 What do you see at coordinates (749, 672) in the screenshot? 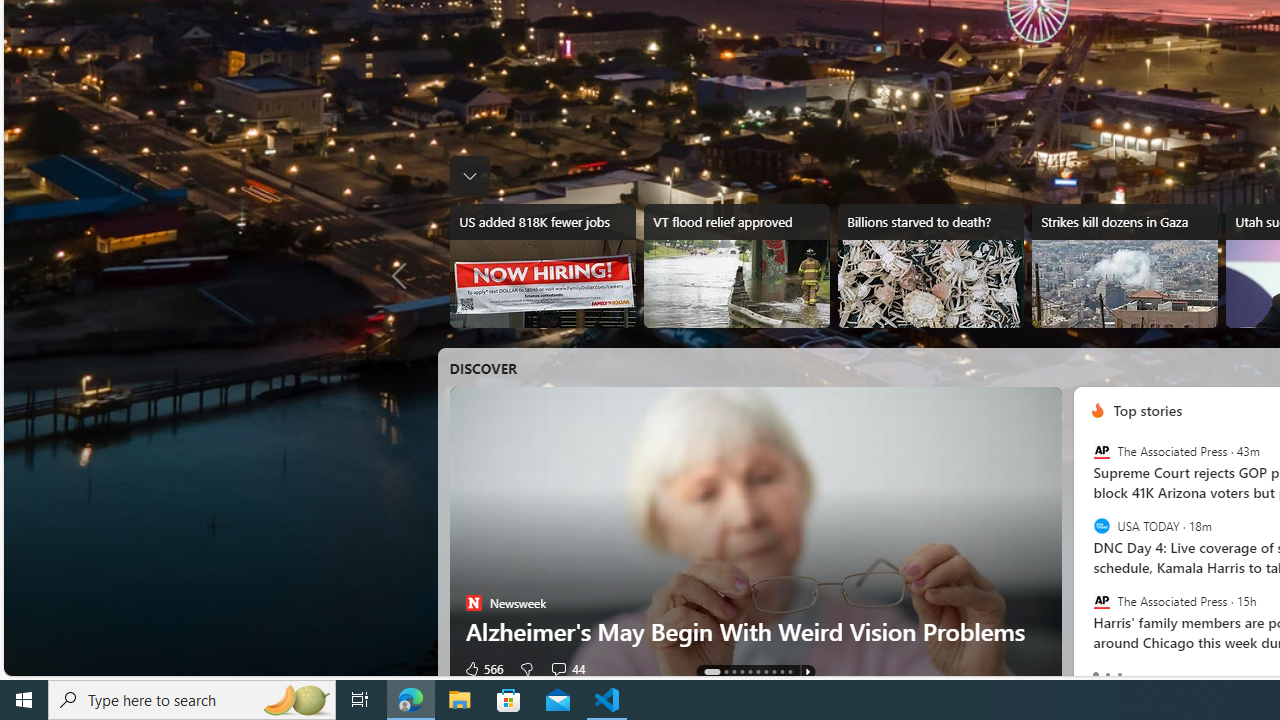
I see `'AutomationID: tab-4'` at bounding box center [749, 672].